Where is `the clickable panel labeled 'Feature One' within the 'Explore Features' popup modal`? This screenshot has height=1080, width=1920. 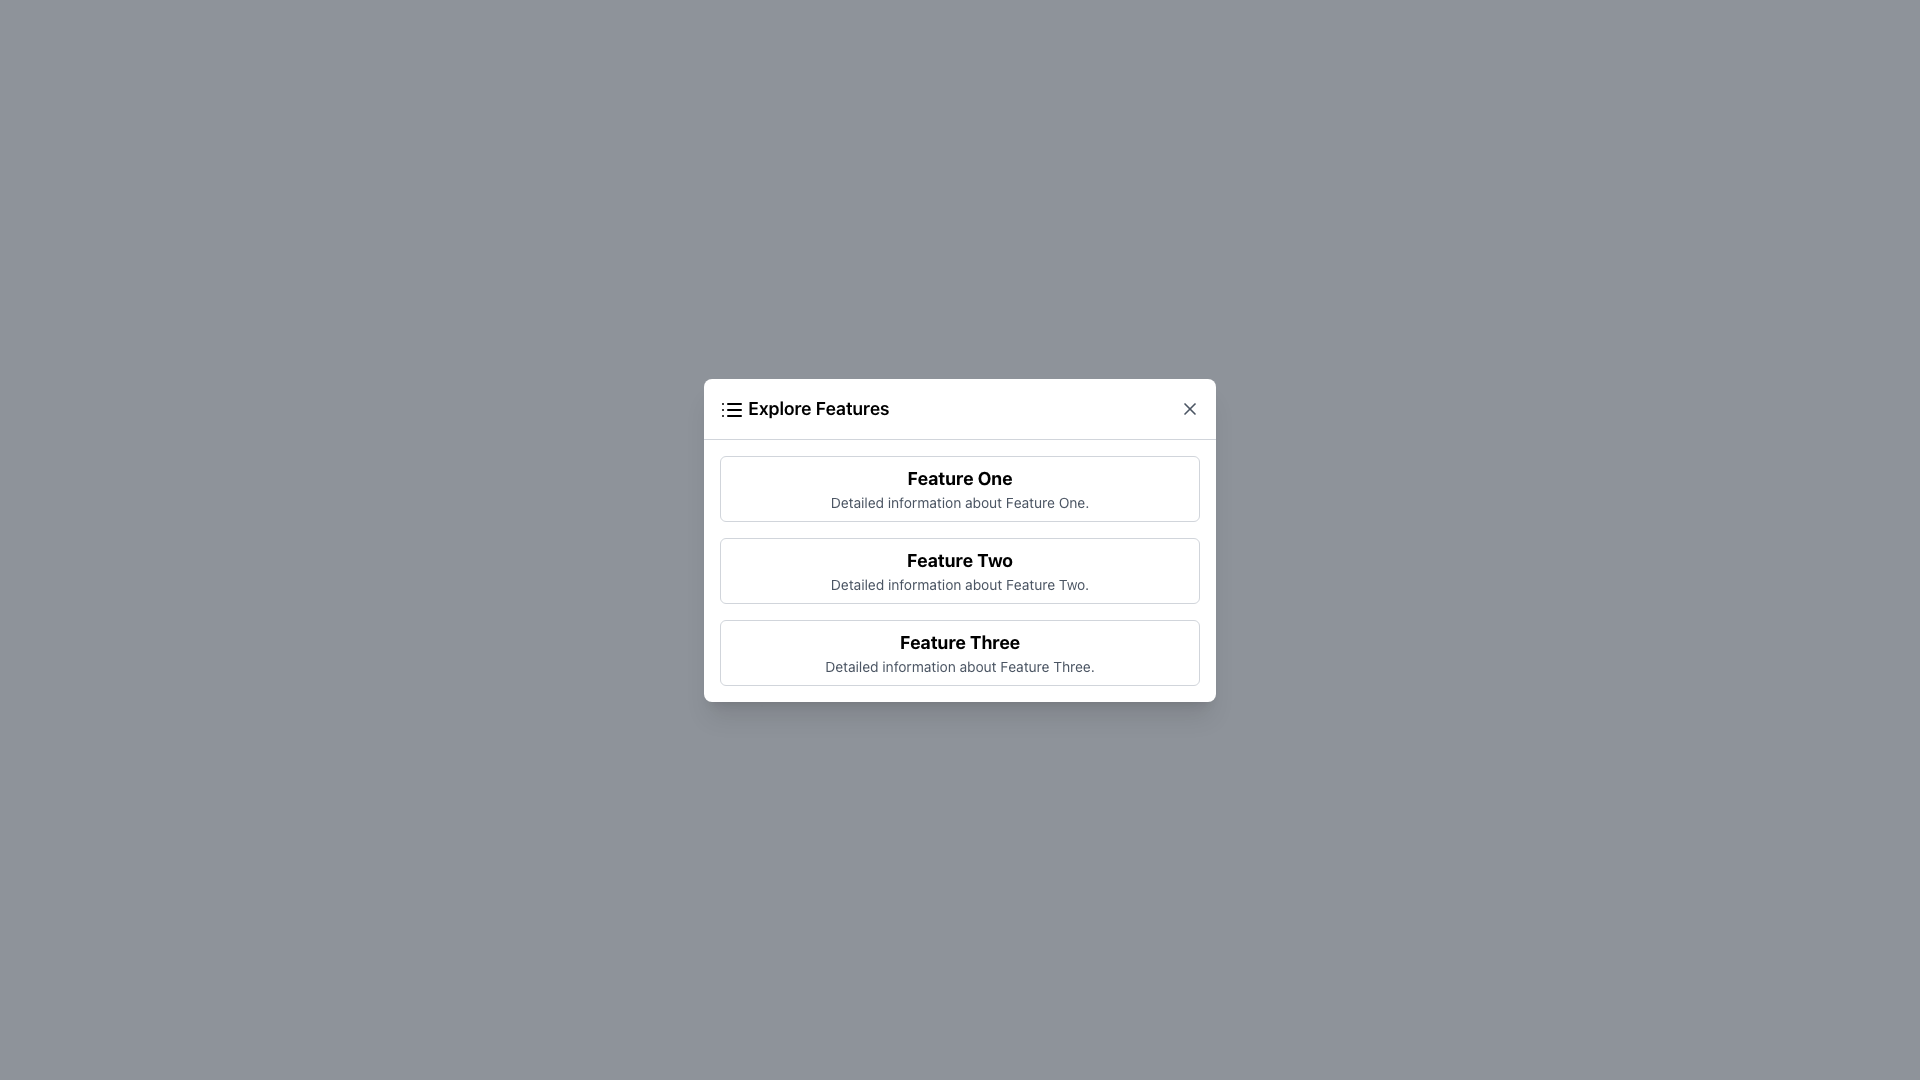
the clickable panel labeled 'Feature One' within the 'Explore Features' popup modal is located at coordinates (960, 488).